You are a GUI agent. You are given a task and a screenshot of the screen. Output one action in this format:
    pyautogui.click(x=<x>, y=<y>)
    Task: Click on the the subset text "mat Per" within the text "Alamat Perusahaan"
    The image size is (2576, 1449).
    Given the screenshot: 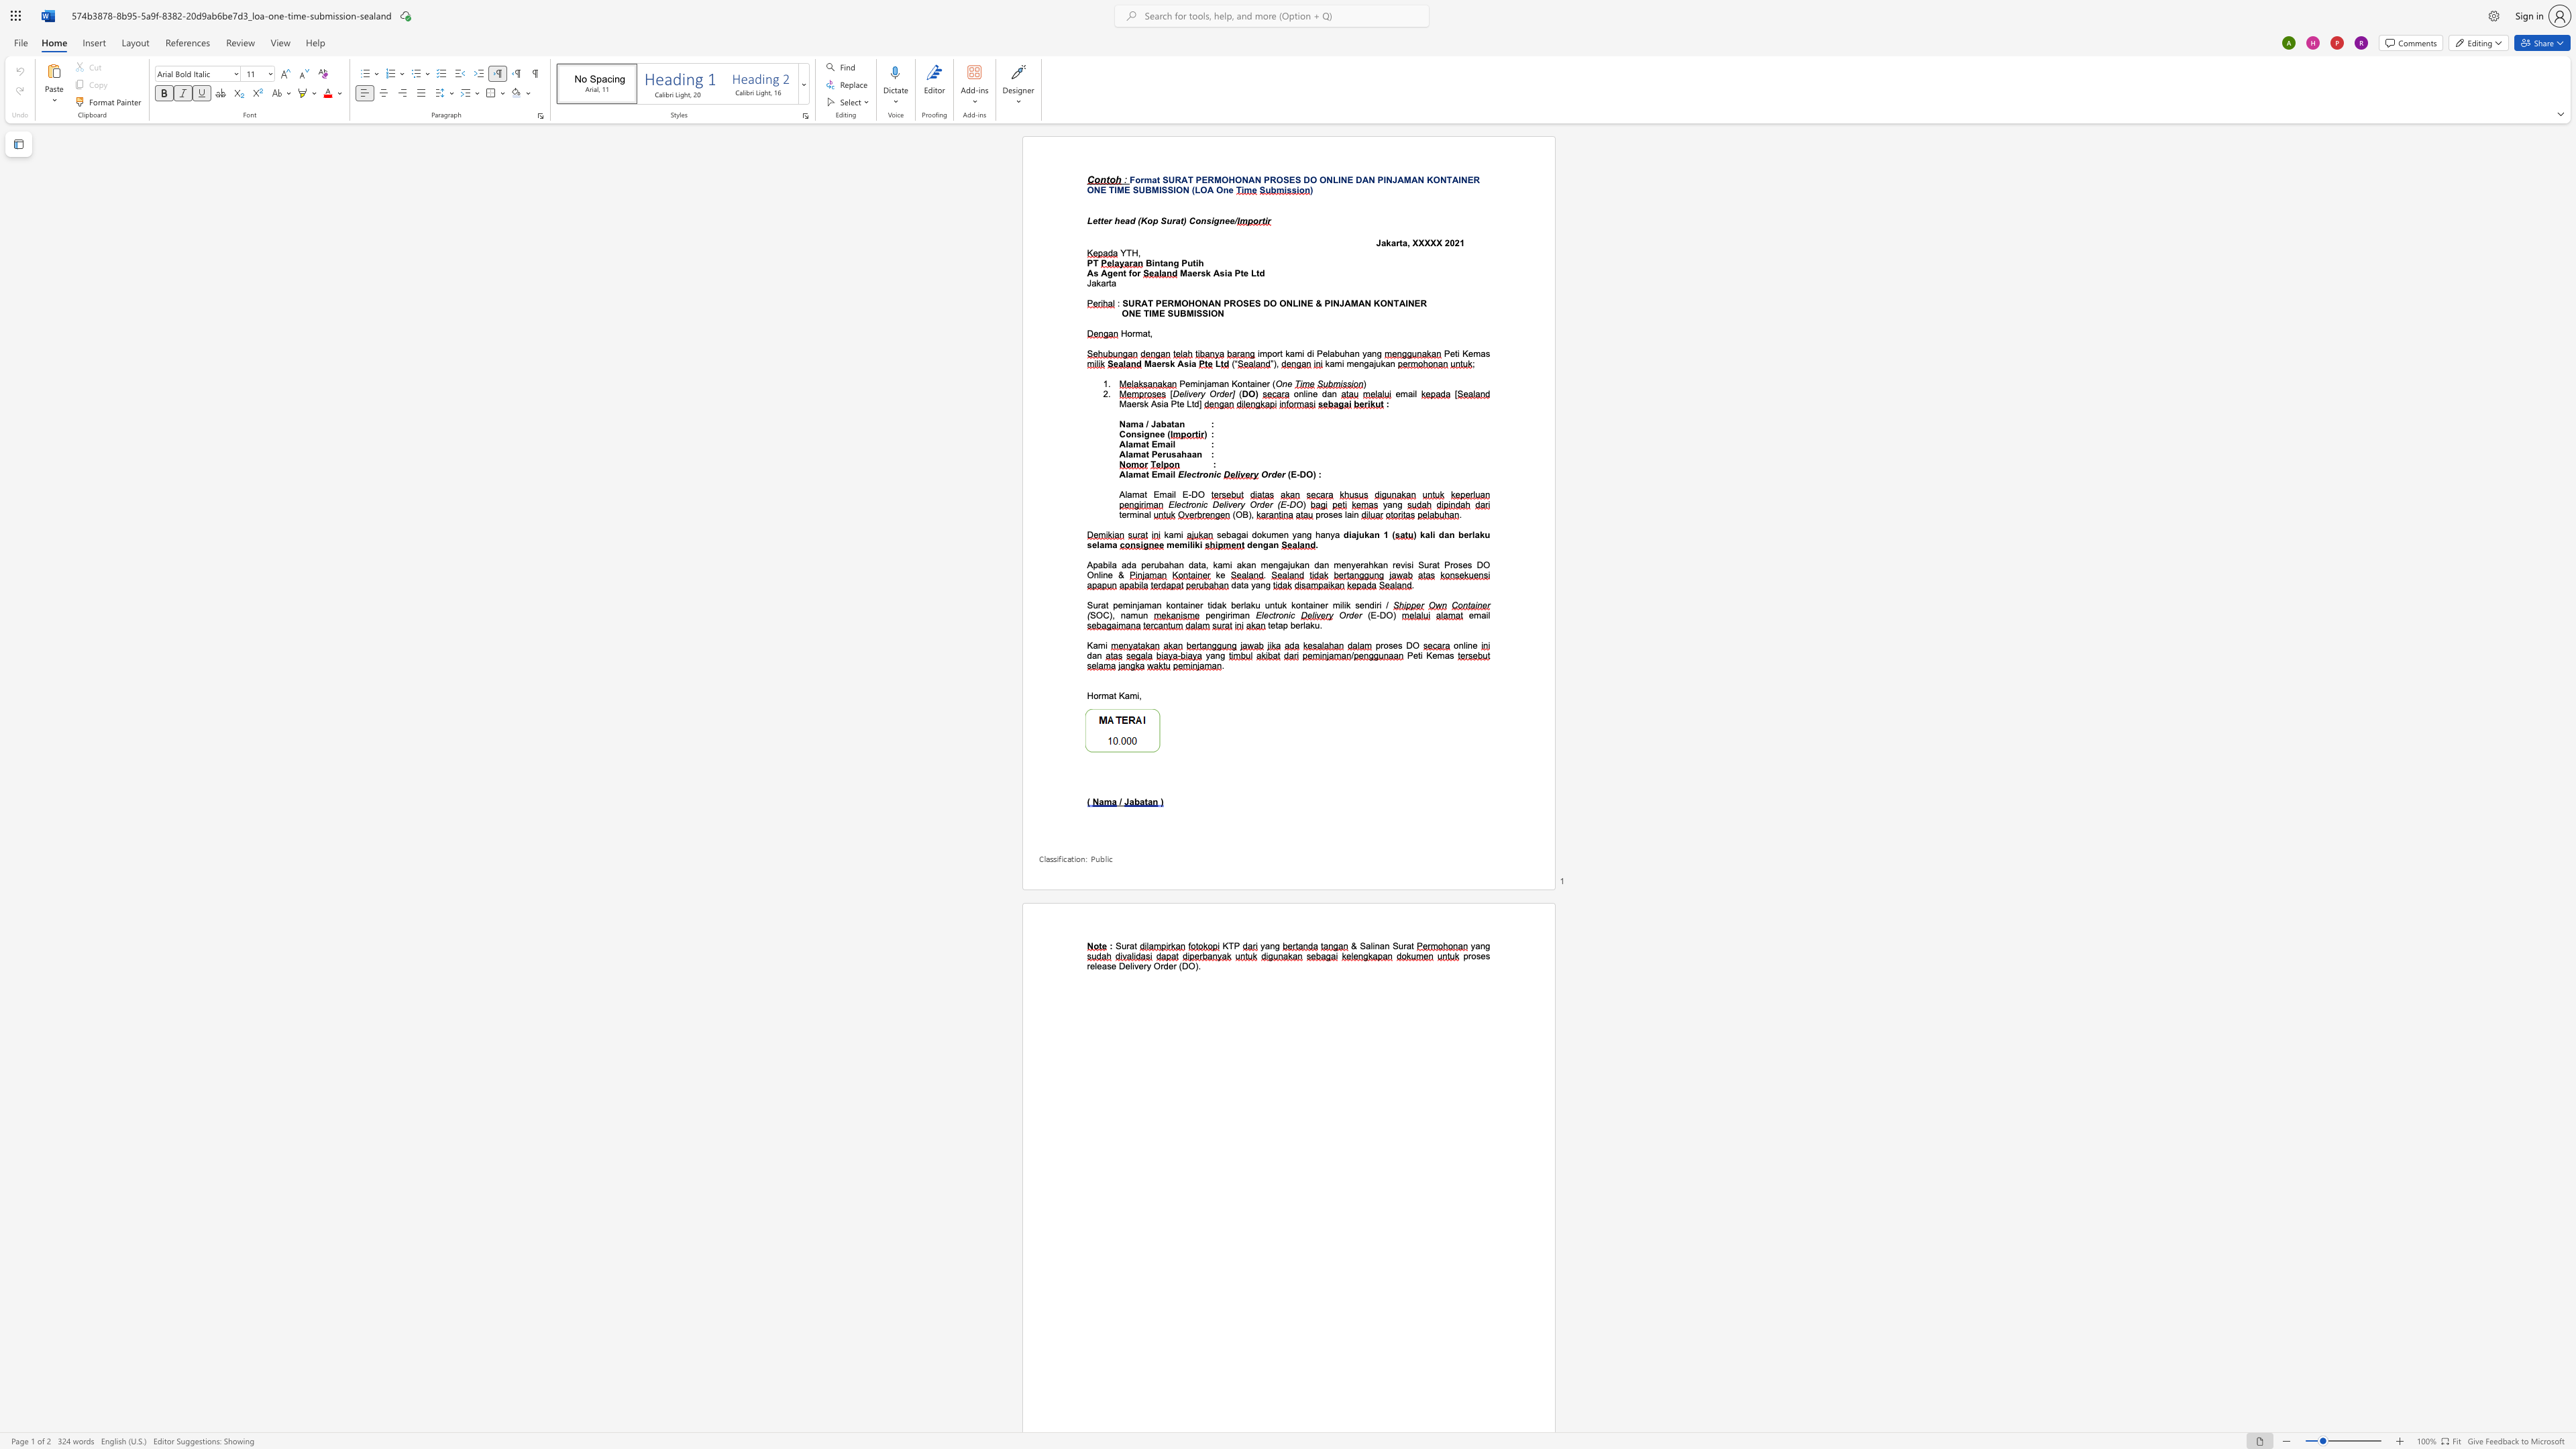 What is the action you would take?
    pyautogui.click(x=1132, y=453)
    